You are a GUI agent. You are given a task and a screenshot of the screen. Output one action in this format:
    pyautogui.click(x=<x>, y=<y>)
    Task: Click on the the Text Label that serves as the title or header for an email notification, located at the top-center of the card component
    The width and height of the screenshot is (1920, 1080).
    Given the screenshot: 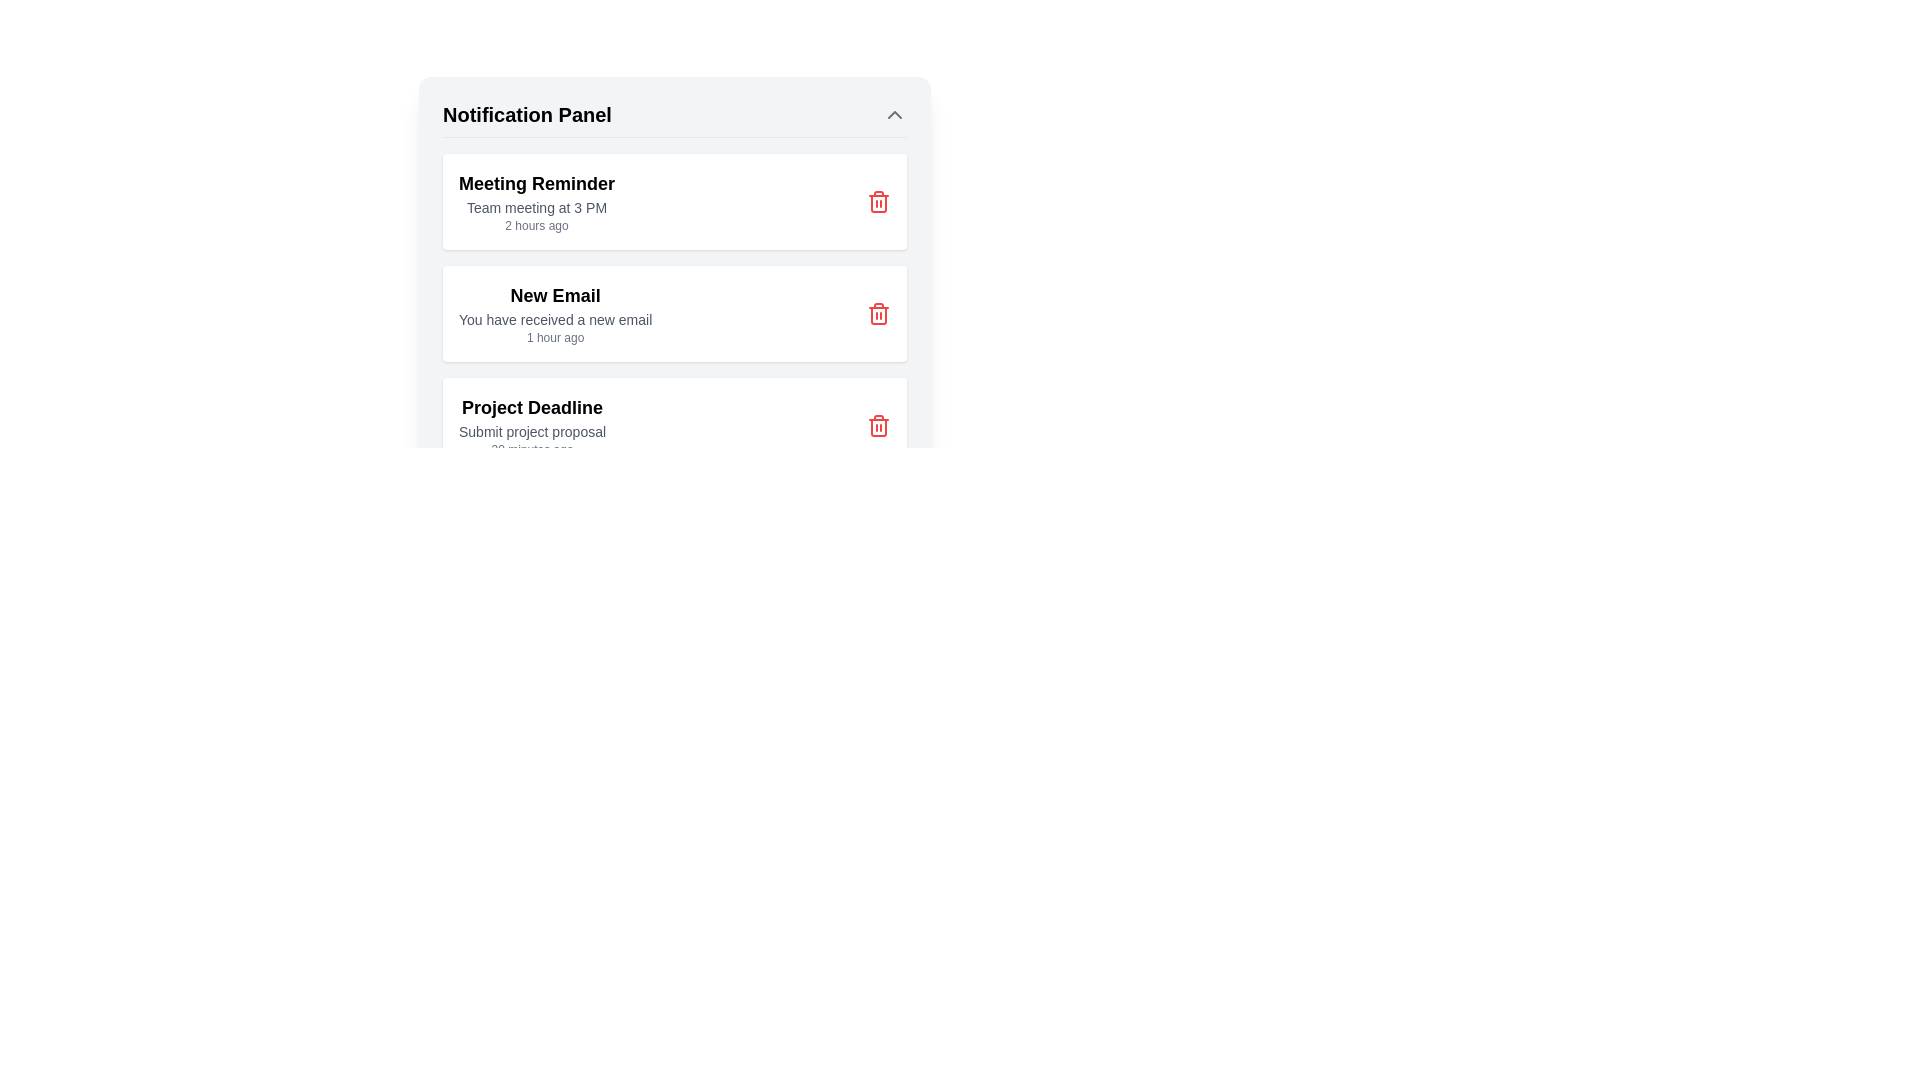 What is the action you would take?
    pyautogui.click(x=555, y=296)
    